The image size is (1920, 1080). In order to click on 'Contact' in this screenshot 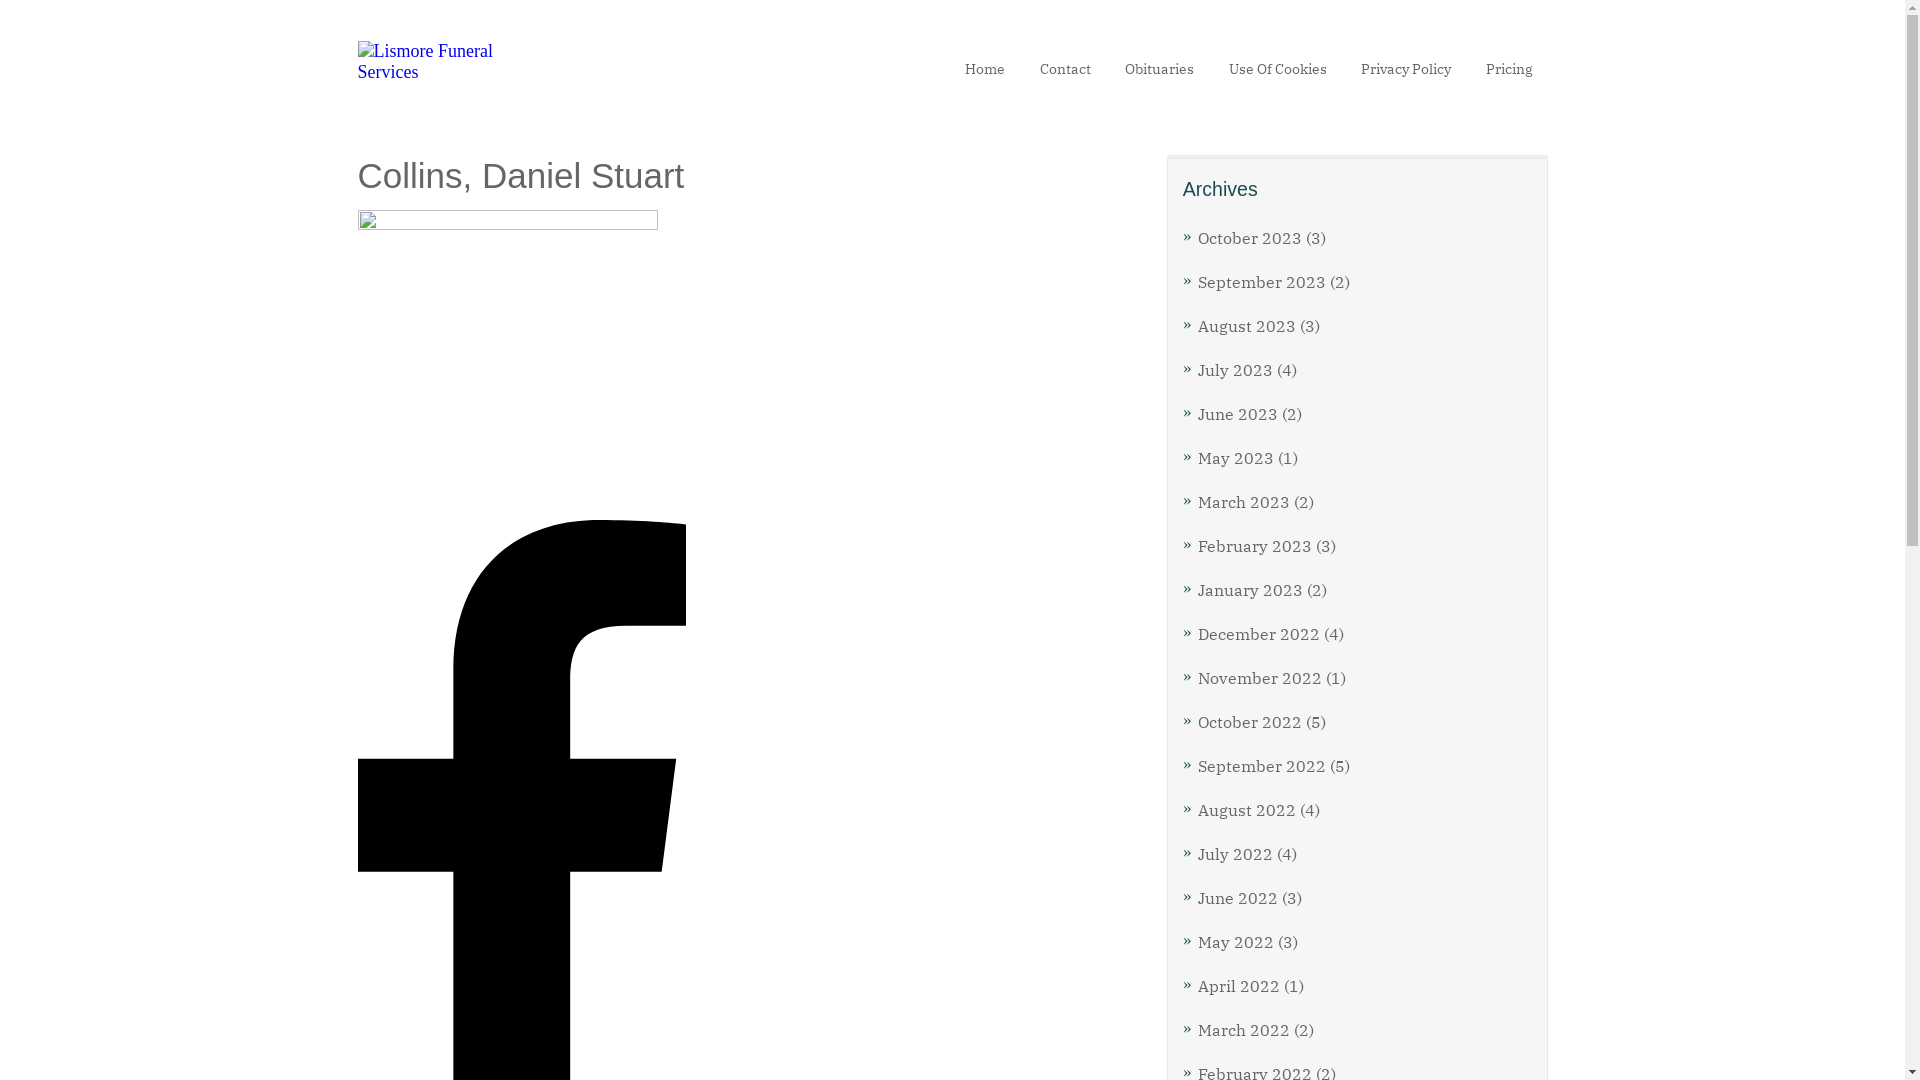, I will do `click(1064, 68)`.